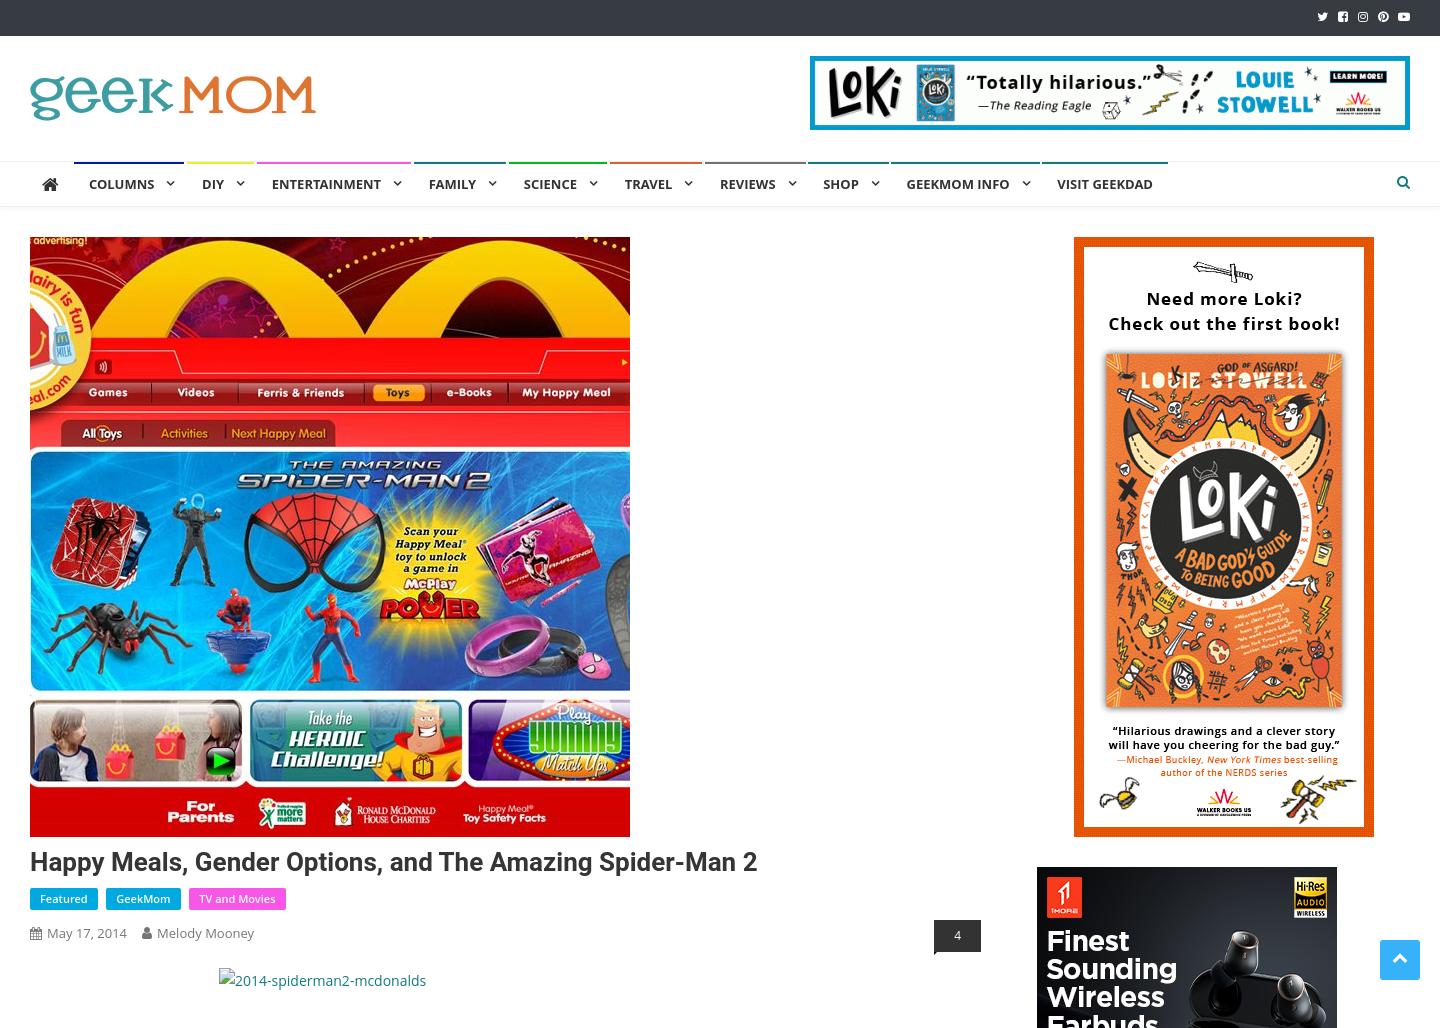 This screenshot has width=1440, height=1028. What do you see at coordinates (365, 527) in the screenshot?
I see `'View All in Entertainment'` at bounding box center [365, 527].